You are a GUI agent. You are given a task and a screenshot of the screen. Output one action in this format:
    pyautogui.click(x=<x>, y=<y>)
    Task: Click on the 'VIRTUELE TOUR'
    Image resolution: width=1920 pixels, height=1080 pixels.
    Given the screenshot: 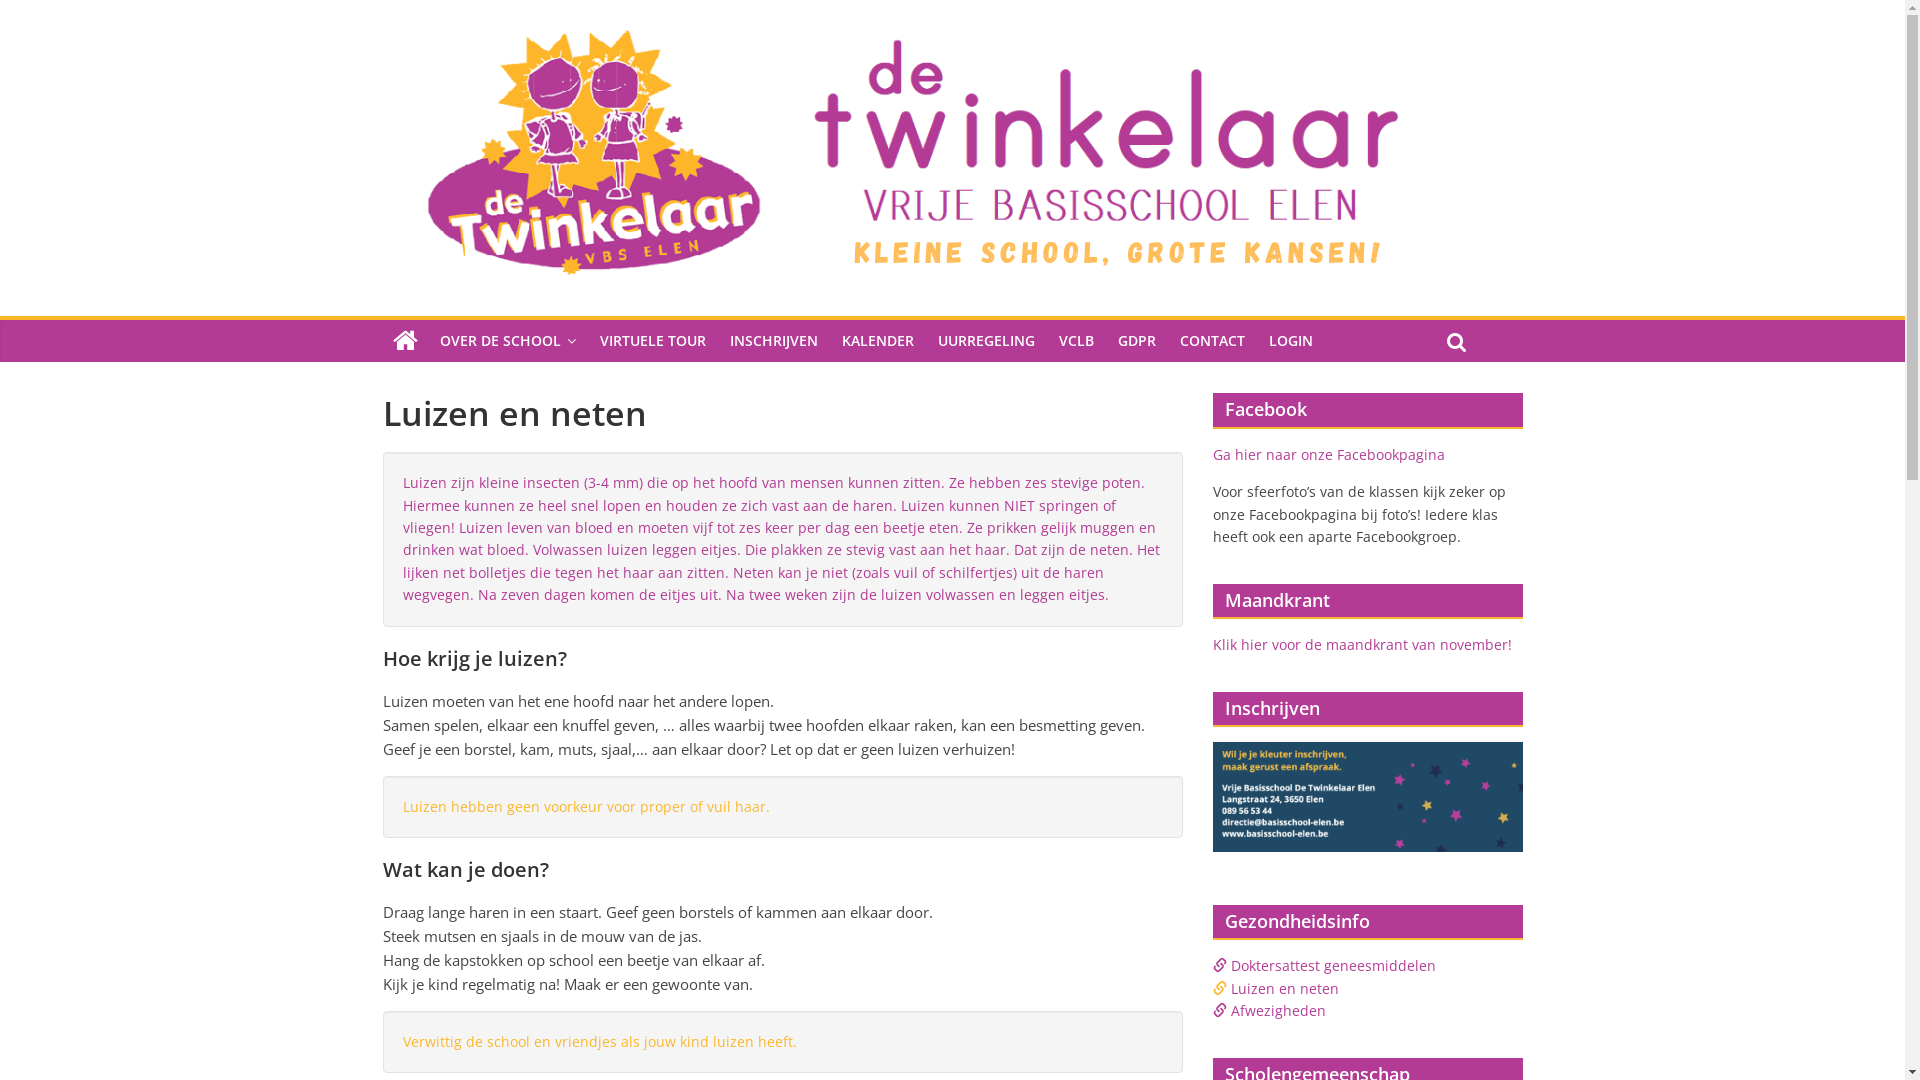 What is the action you would take?
    pyautogui.click(x=652, y=339)
    